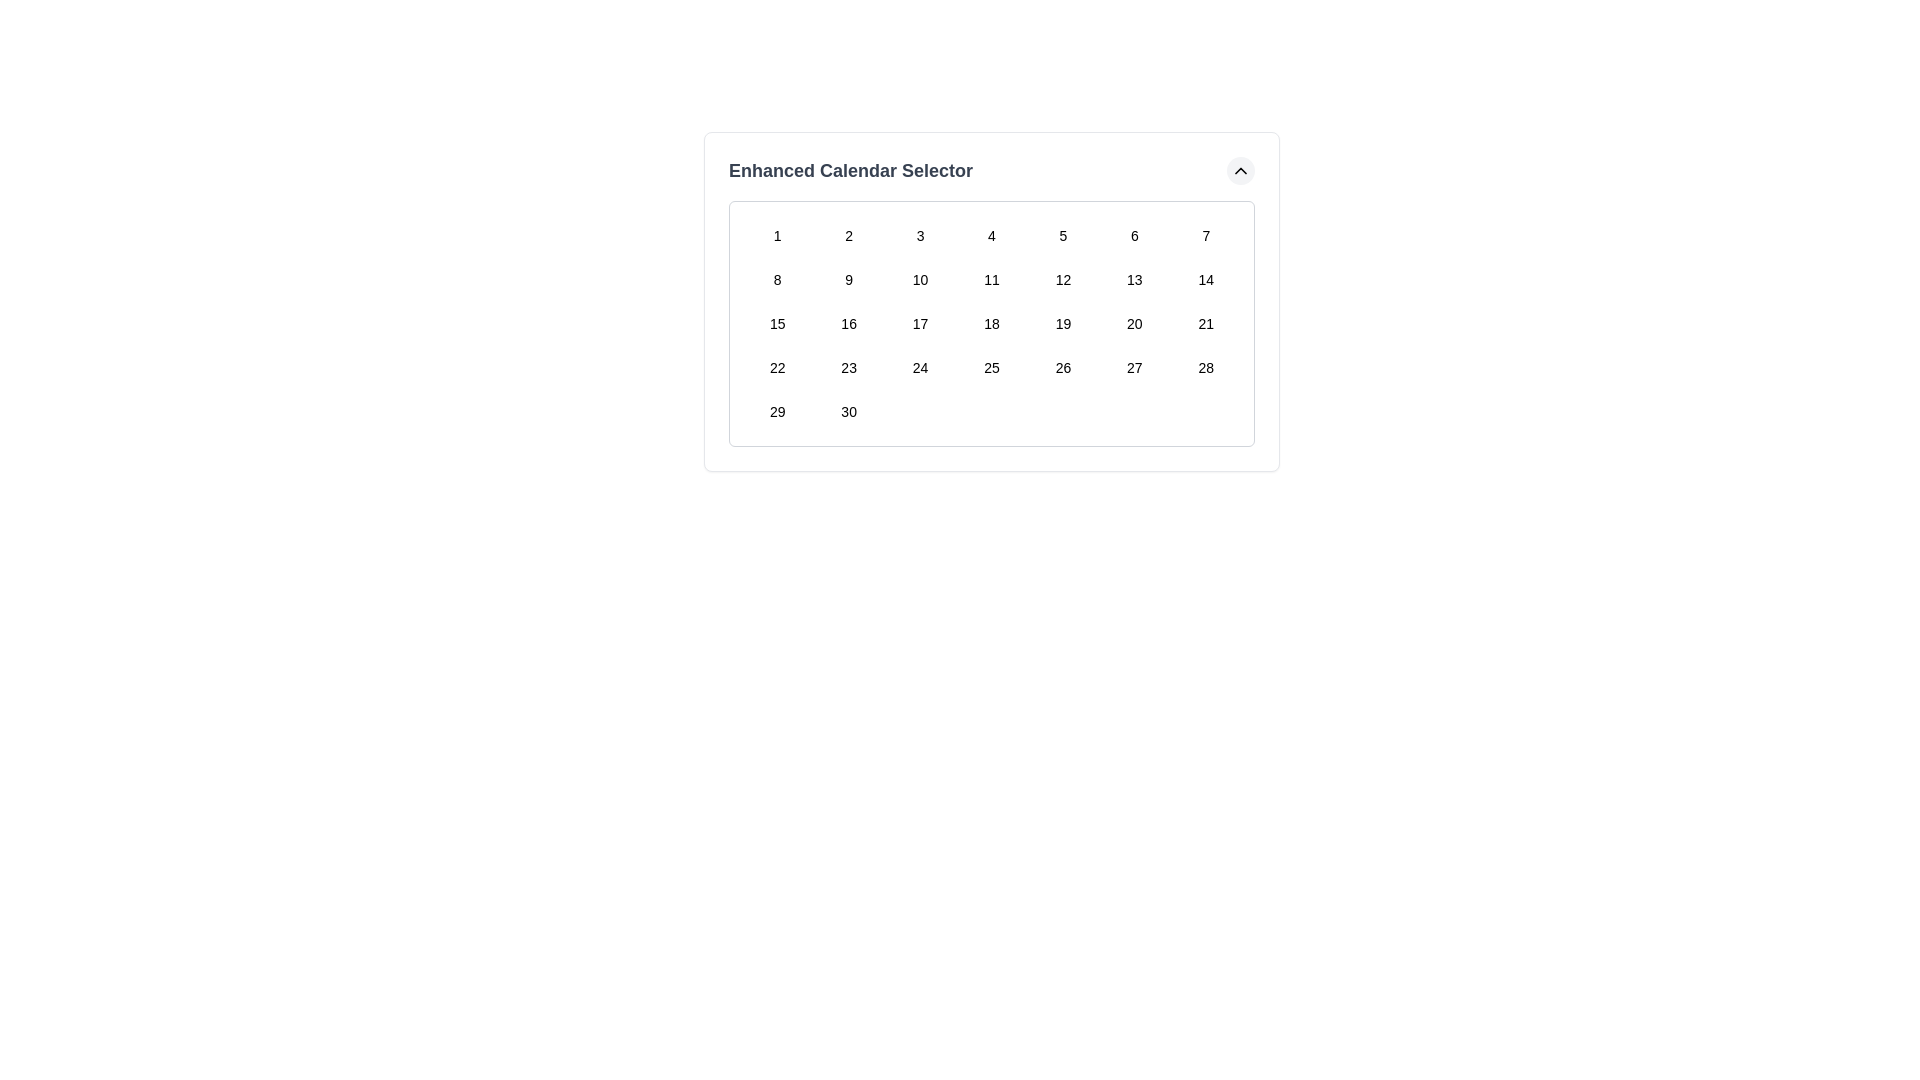 This screenshot has height=1080, width=1920. Describe the element at coordinates (1134, 323) in the screenshot. I see `the button labeled '20', which is styled as a square grid cell in the 6th column of the 3rd row in the calendar component` at that location.